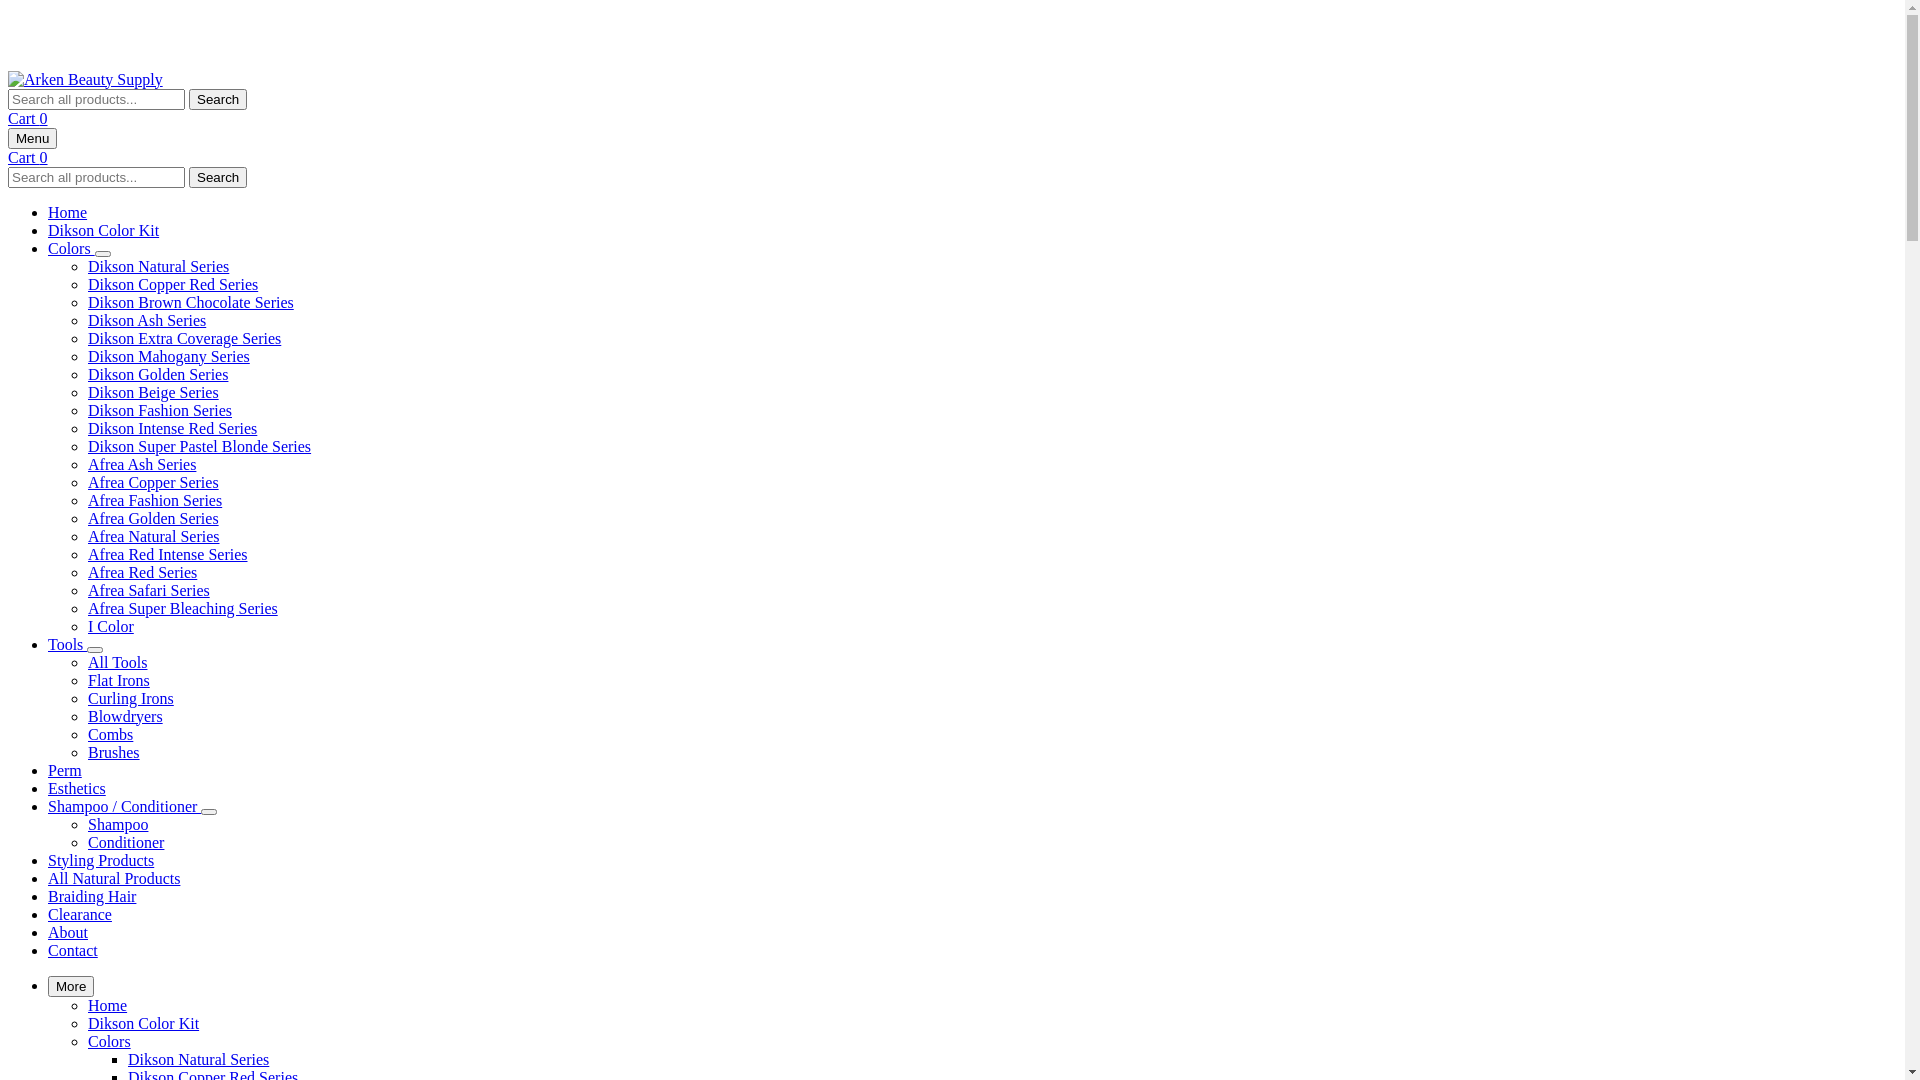 Image resolution: width=1920 pixels, height=1080 pixels. What do you see at coordinates (182, 607) in the screenshot?
I see `'Afrea Super Bleaching Series'` at bounding box center [182, 607].